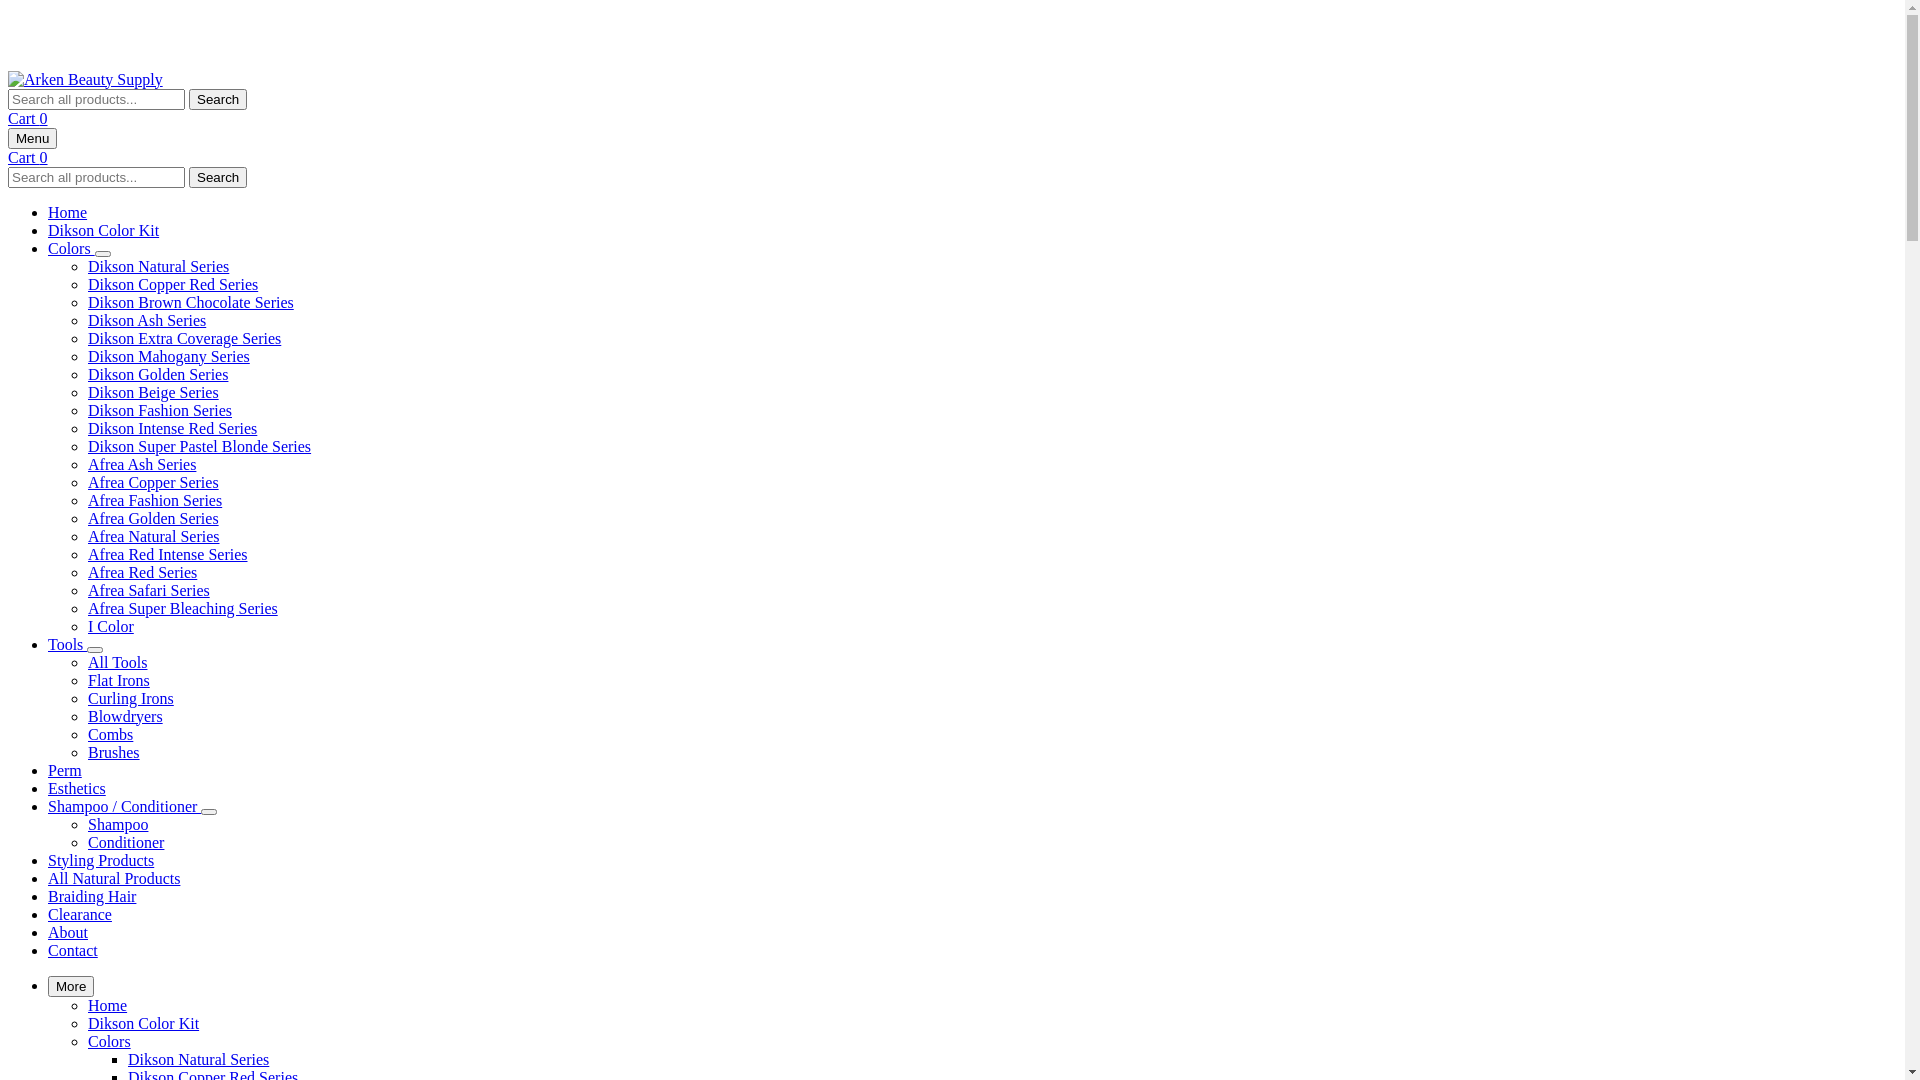 Image resolution: width=1920 pixels, height=1080 pixels. What do you see at coordinates (182, 607) in the screenshot?
I see `'Afrea Super Bleaching Series'` at bounding box center [182, 607].